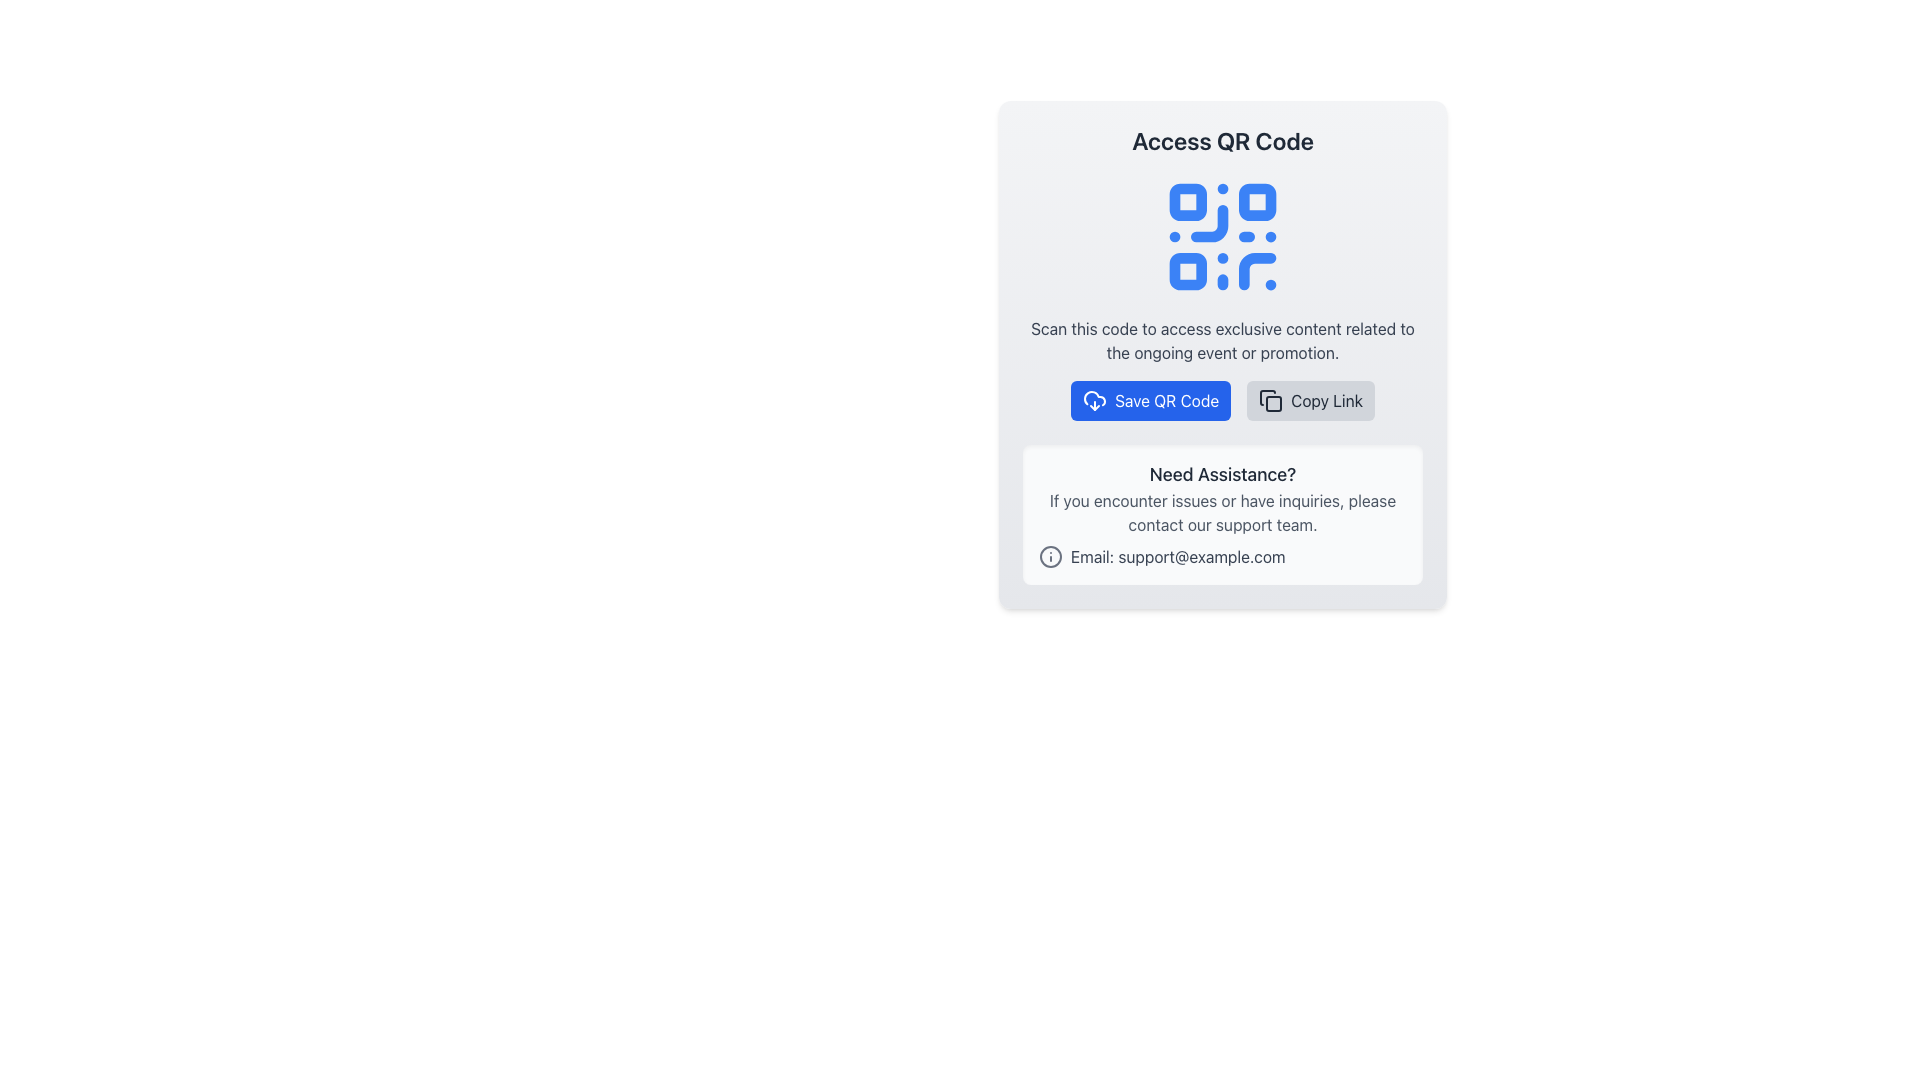  Describe the element at coordinates (1222, 474) in the screenshot. I see `the Text heading that serves as a header for the support information section, indicating the purpose of the section below` at that location.